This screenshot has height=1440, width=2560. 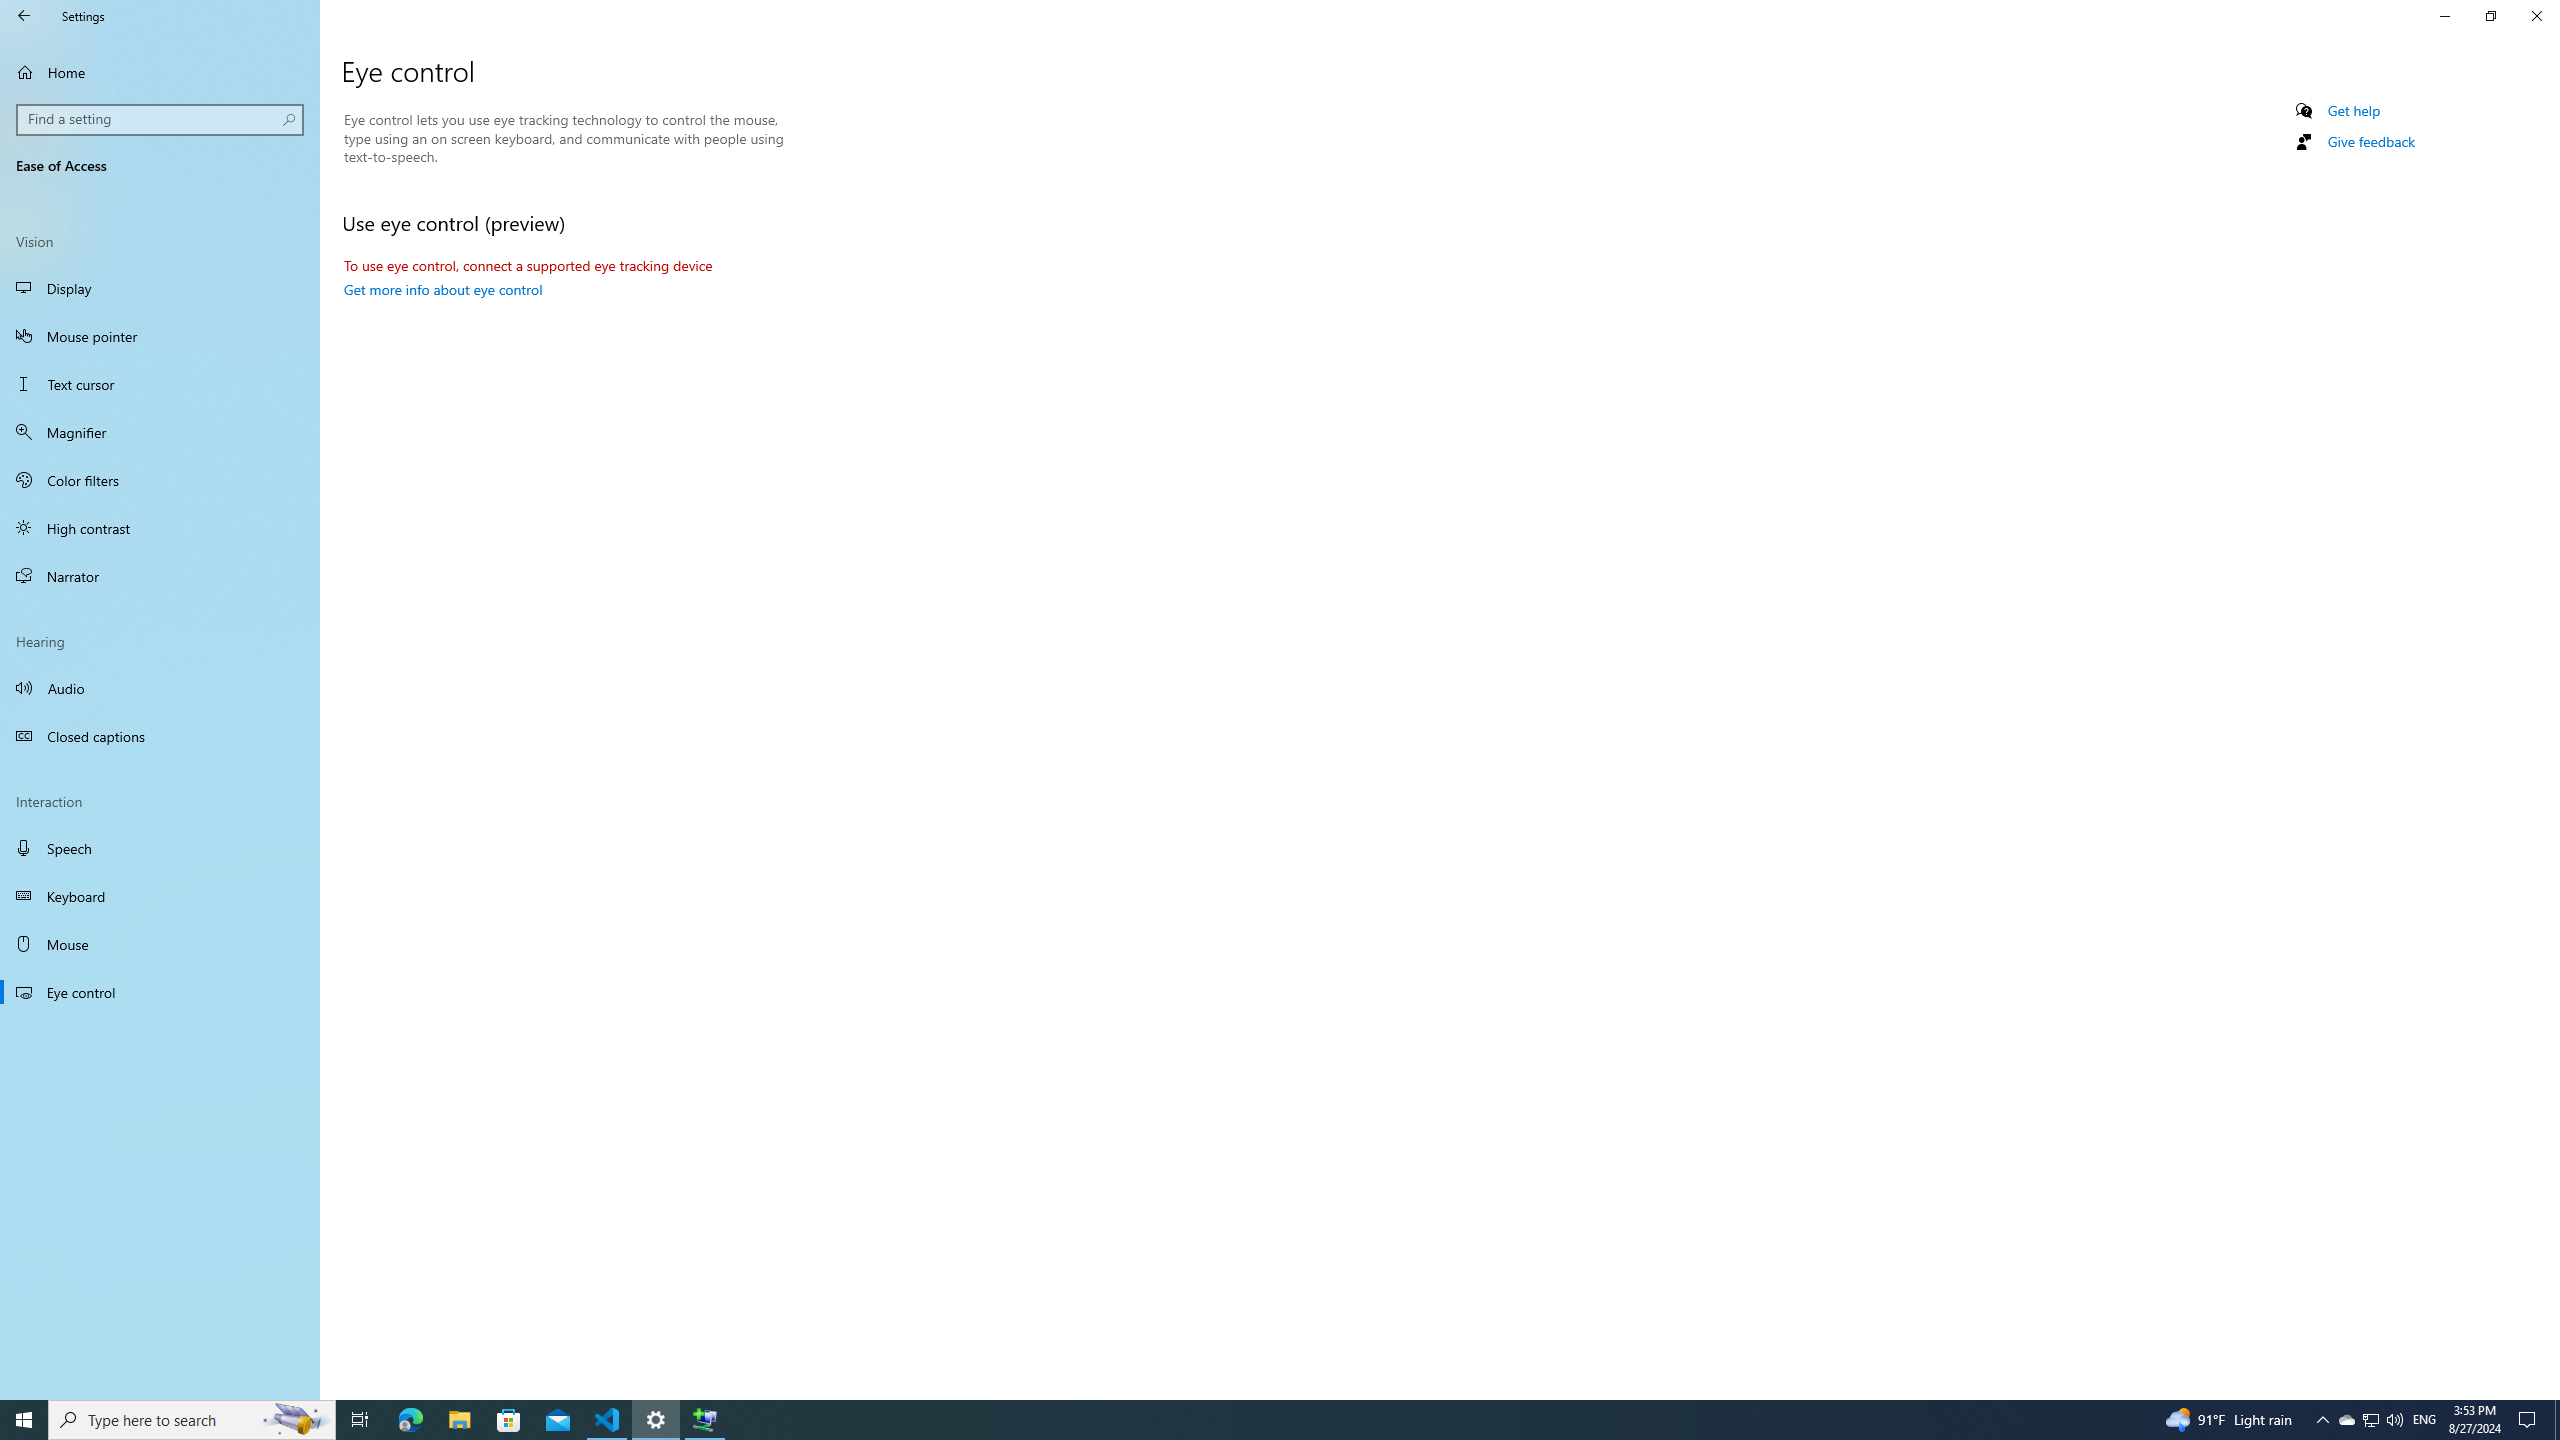 I want to click on 'Get more info about eye control', so click(x=441, y=288).